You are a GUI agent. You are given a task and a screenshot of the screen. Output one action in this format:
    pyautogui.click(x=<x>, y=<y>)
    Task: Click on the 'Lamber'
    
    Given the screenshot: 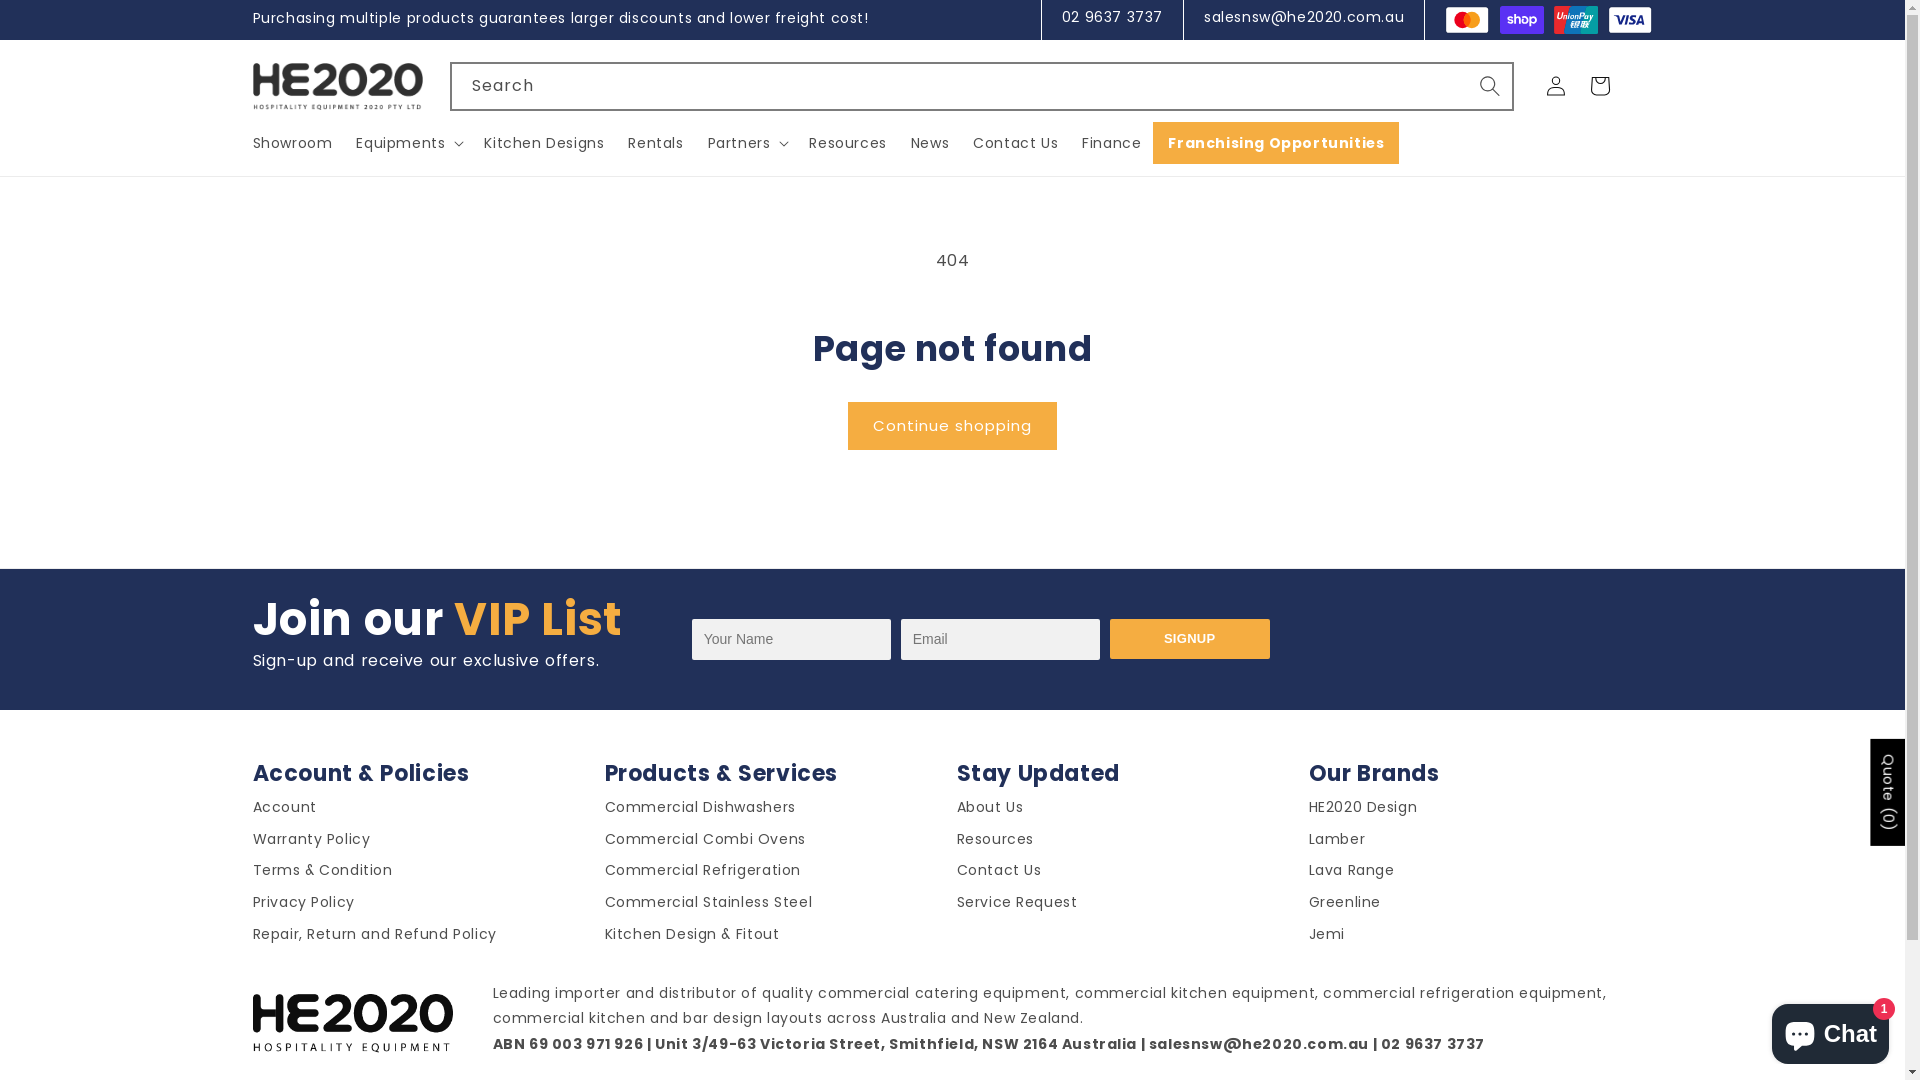 What is the action you would take?
    pyautogui.click(x=1336, y=843)
    